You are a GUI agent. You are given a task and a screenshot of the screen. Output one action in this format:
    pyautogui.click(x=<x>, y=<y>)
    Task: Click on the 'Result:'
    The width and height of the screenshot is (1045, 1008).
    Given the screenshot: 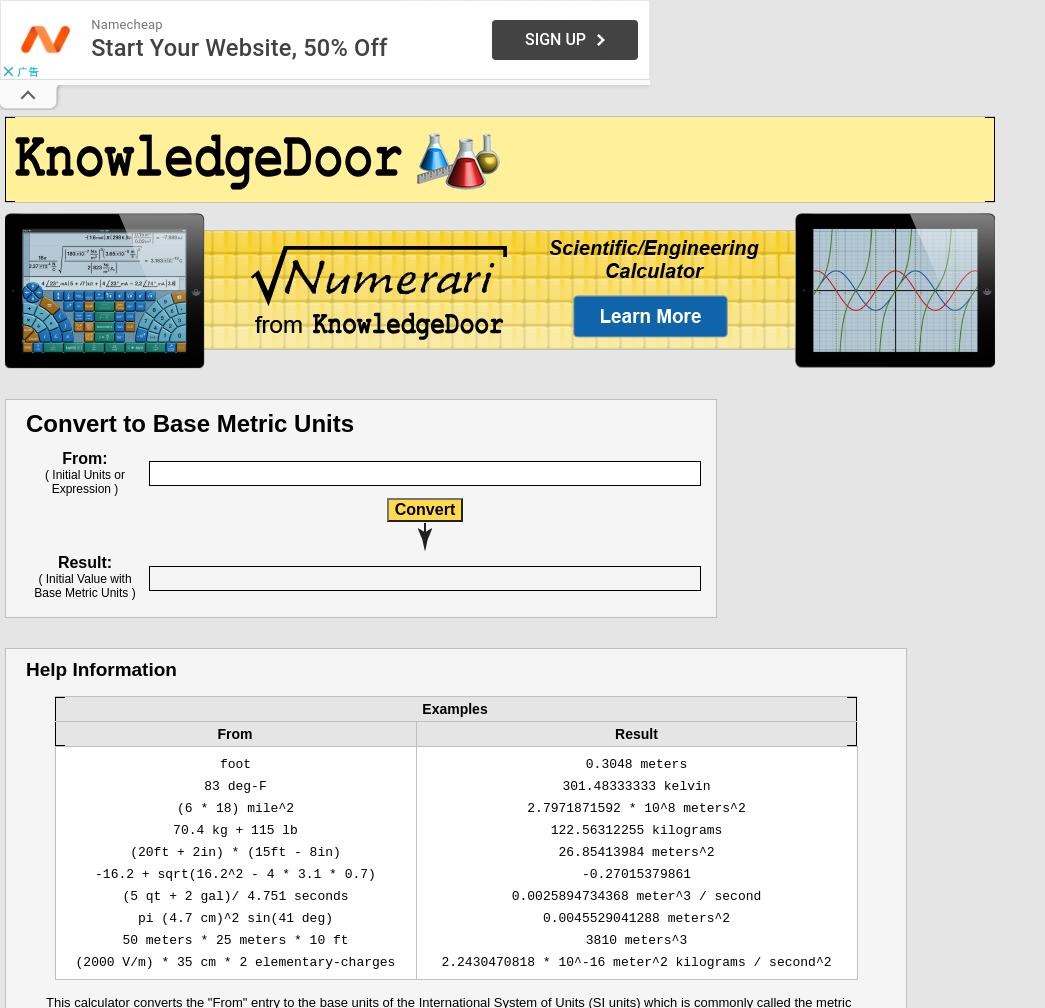 What is the action you would take?
    pyautogui.click(x=55, y=562)
    